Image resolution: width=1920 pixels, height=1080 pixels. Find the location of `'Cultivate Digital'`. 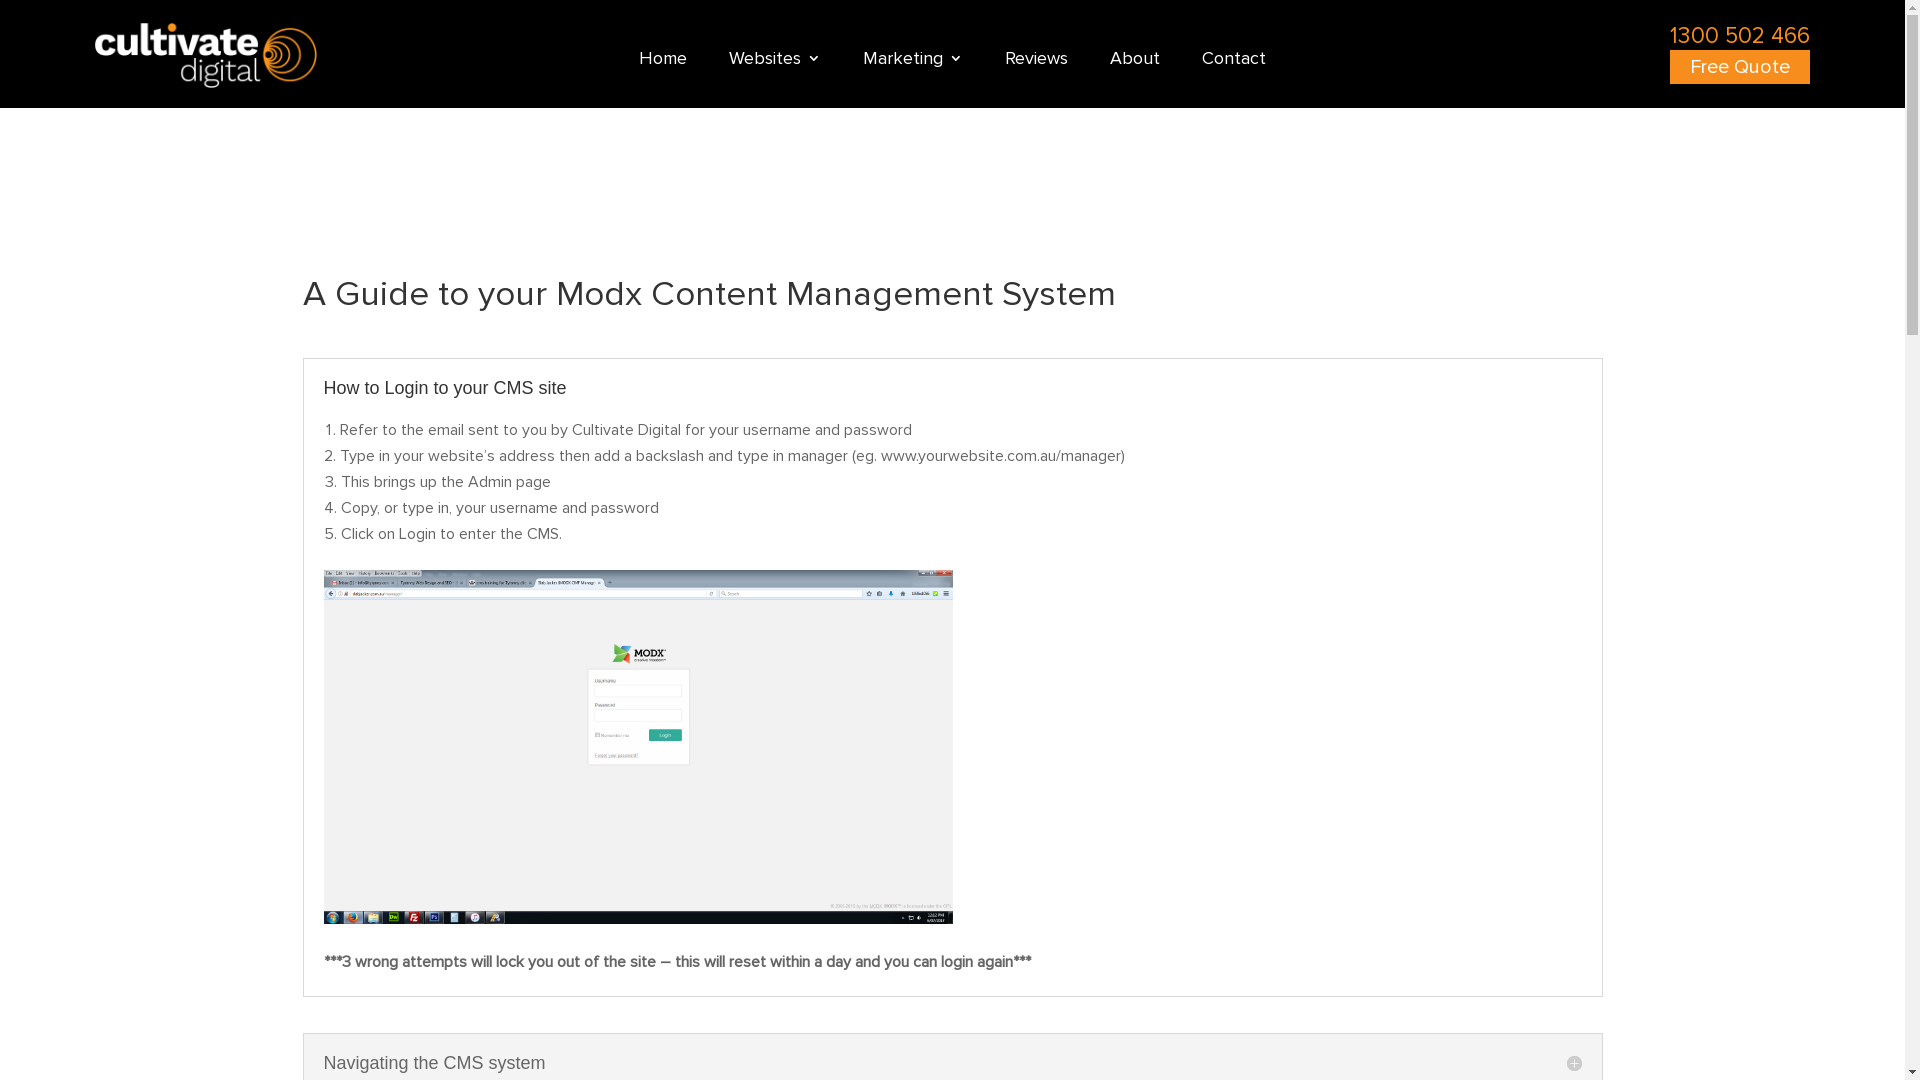

'Cultivate Digital' is located at coordinates (206, 54).